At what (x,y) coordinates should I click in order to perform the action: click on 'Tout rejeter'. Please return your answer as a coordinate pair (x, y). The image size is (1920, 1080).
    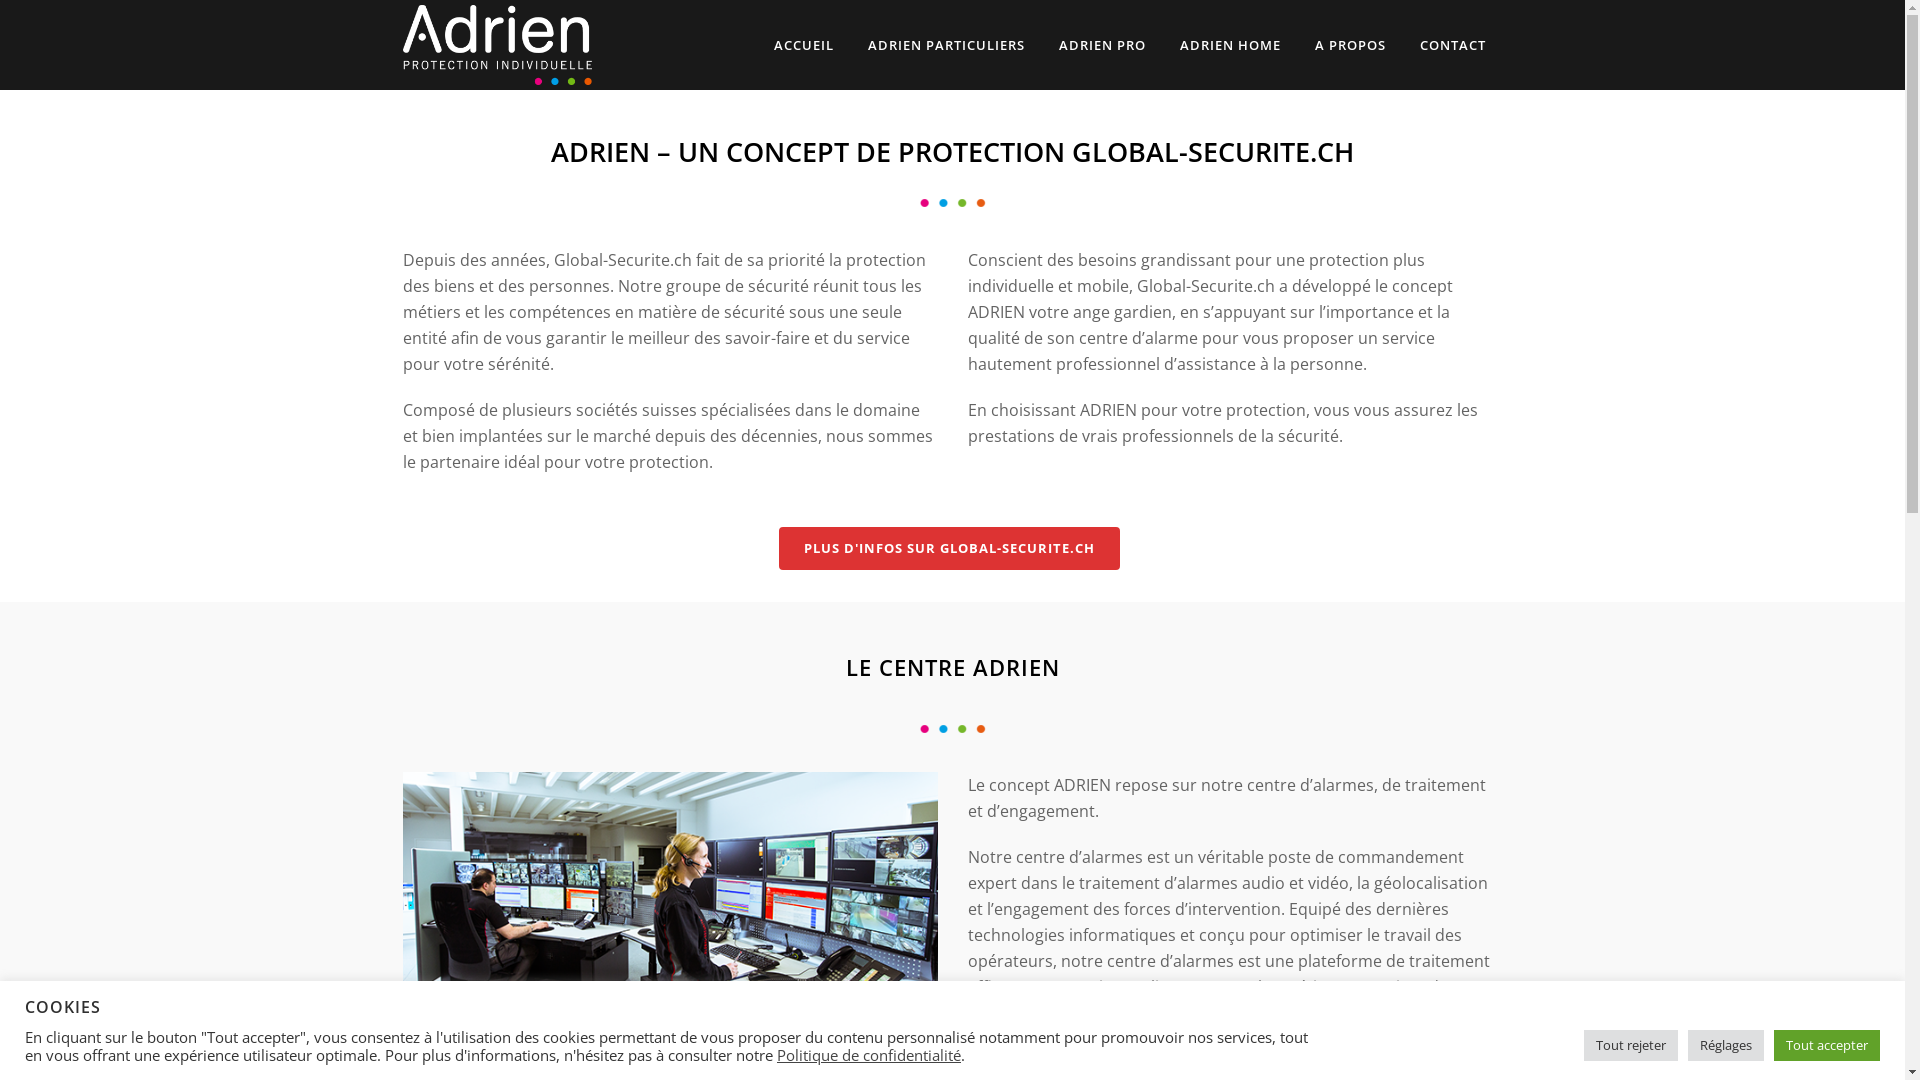
    Looking at the image, I should click on (1631, 1044).